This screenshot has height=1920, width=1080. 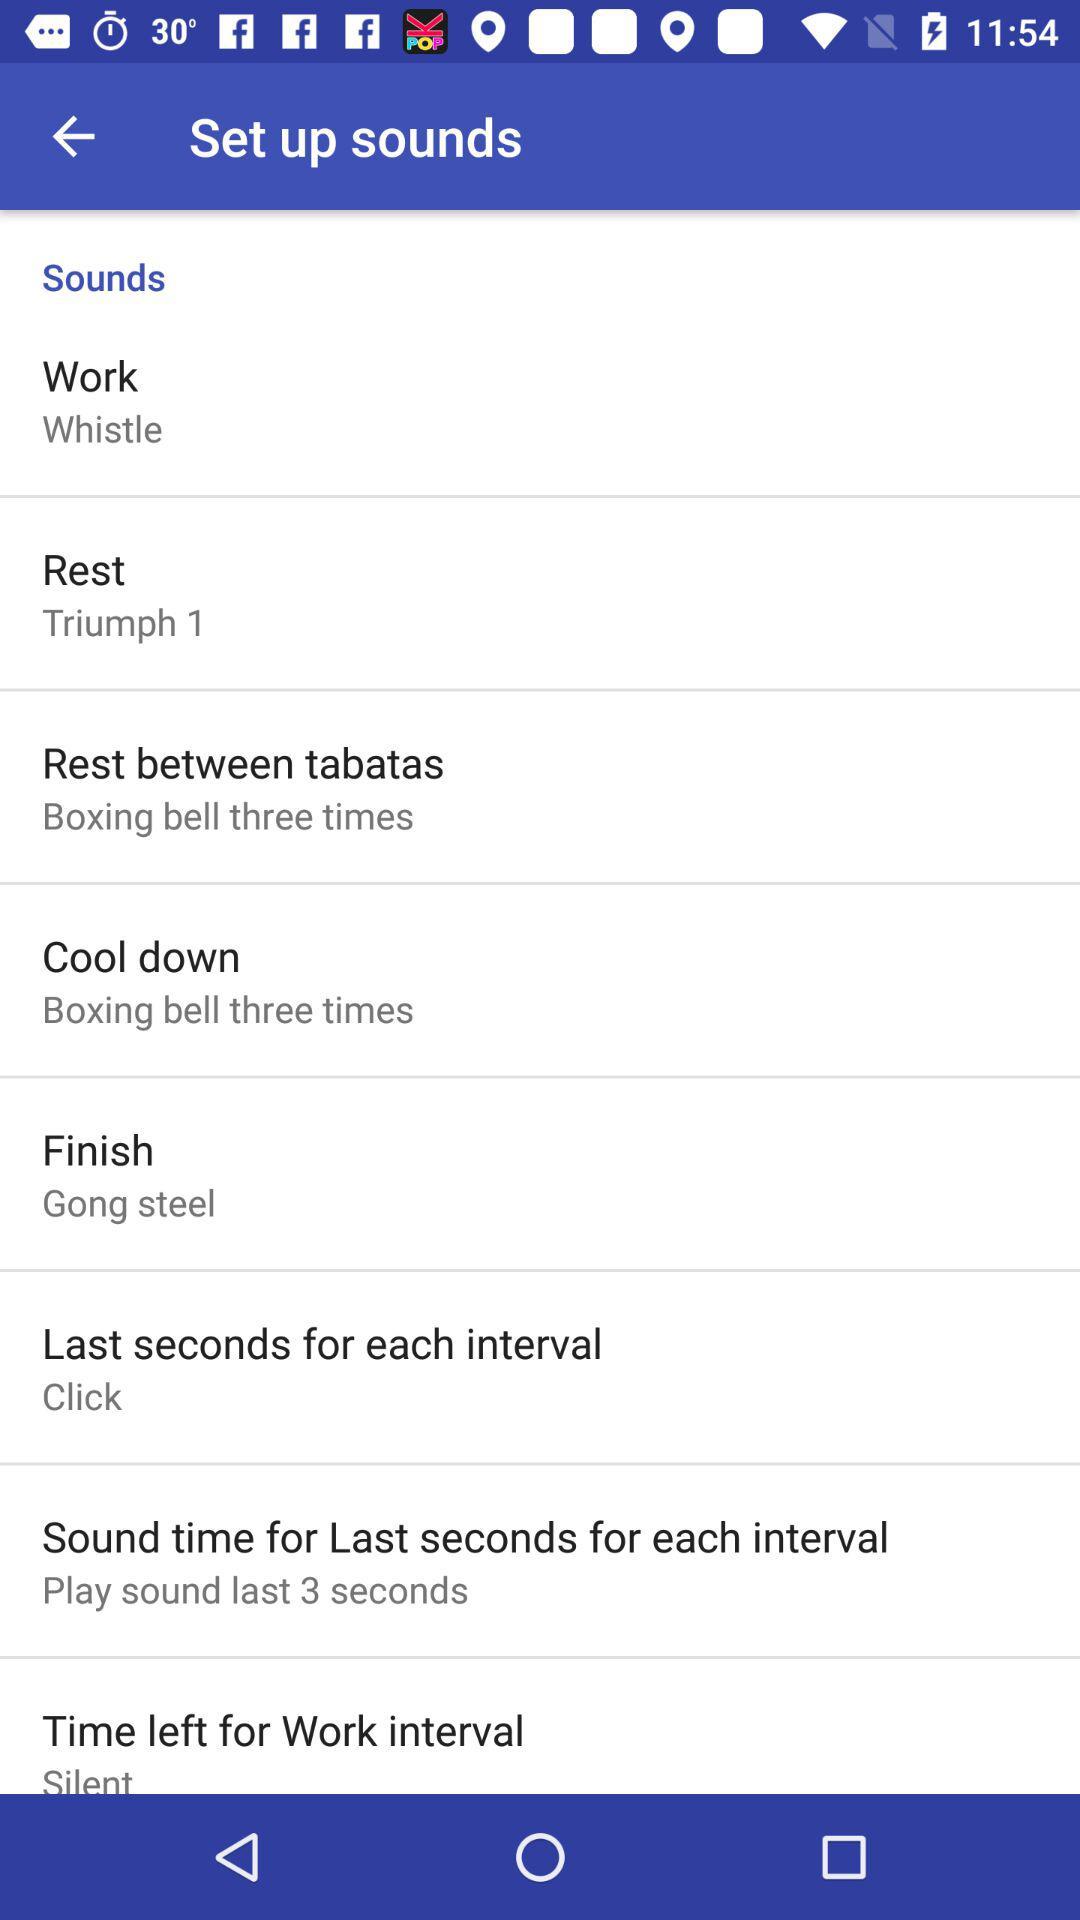 What do you see at coordinates (102, 427) in the screenshot?
I see `the whistle` at bounding box center [102, 427].